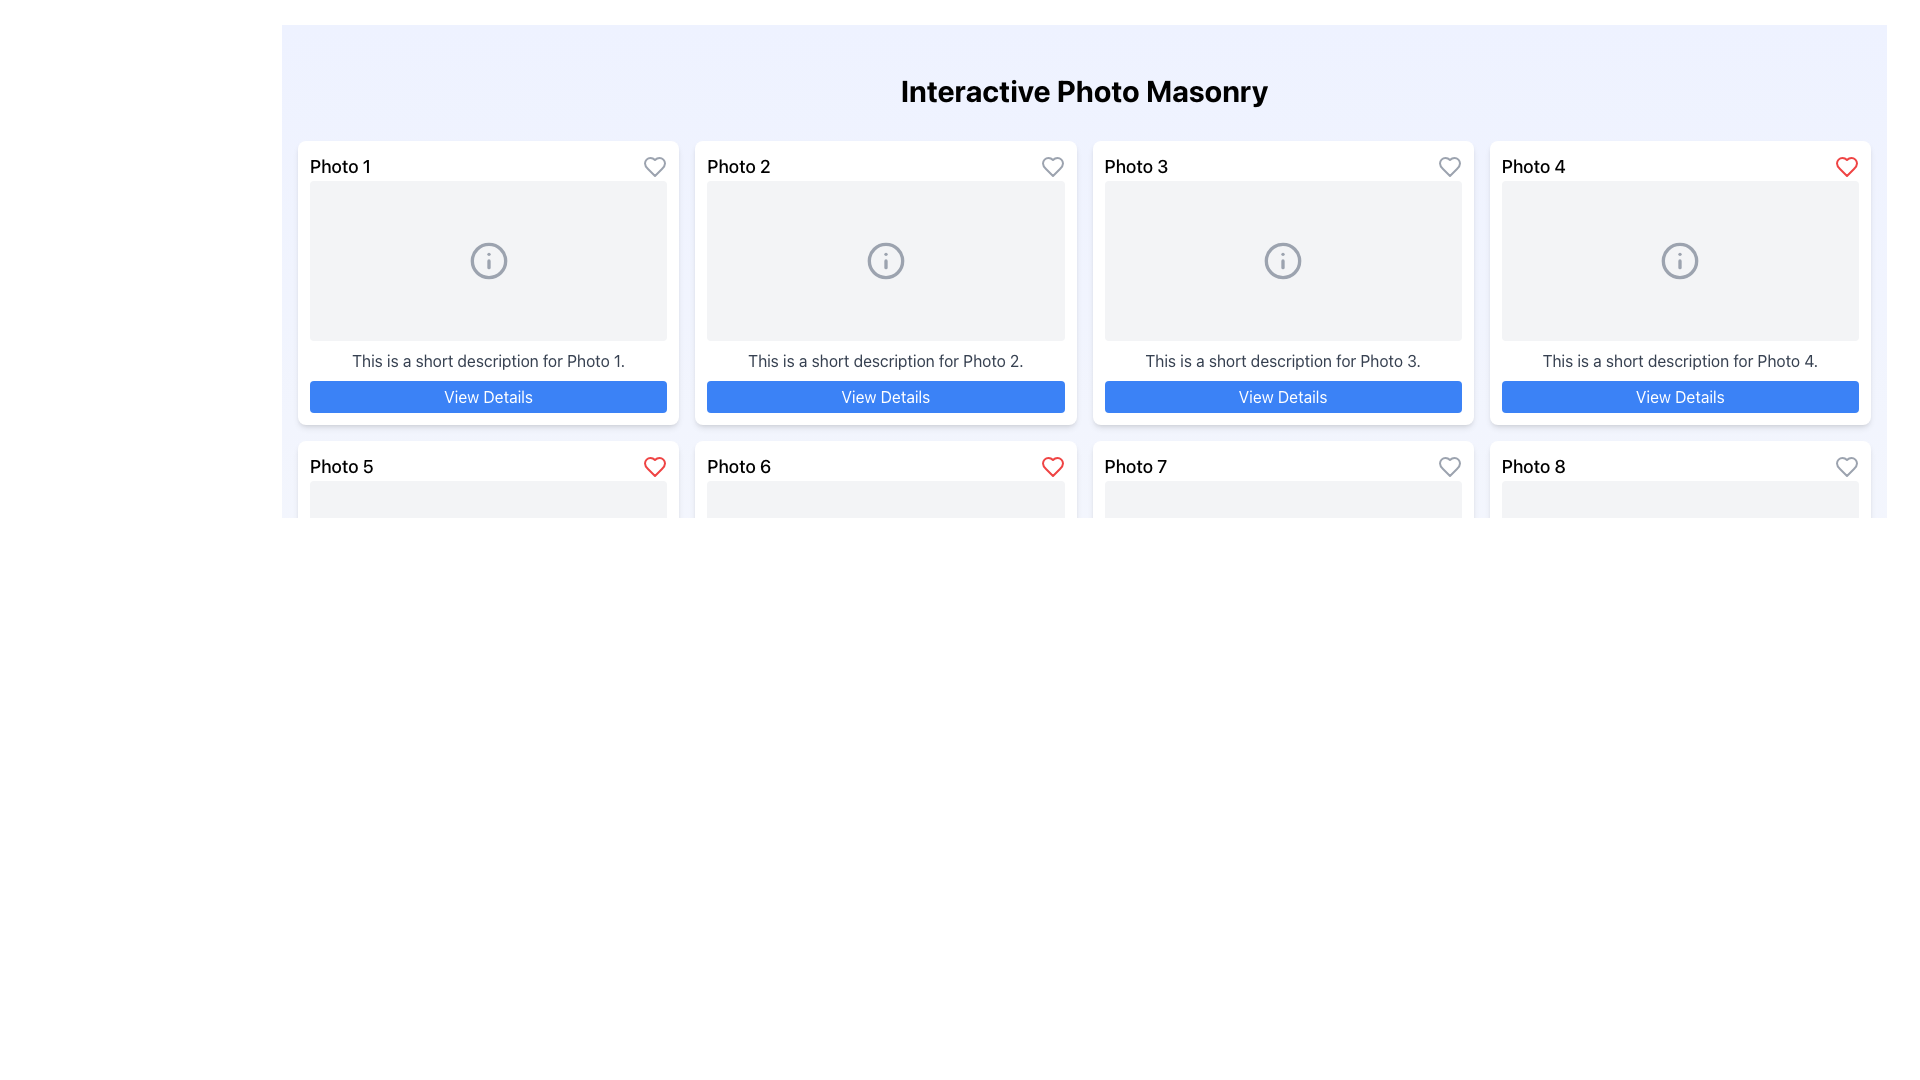  What do you see at coordinates (738, 165) in the screenshot?
I see `the text label that displays the title or name of the photo card located in the top-left corner of the second photo card in the first row of the grid layout` at bounding box center [738, 165].